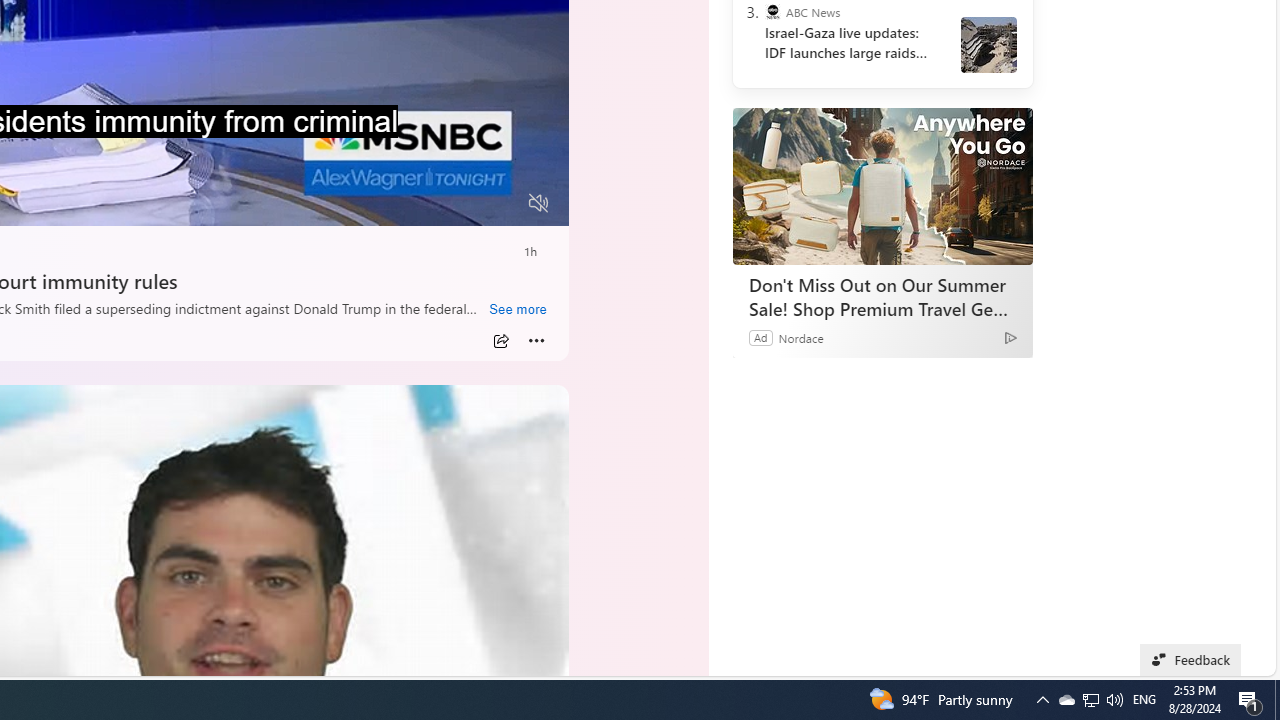 The height and width of the screenshot is (720, 1280). Describe the element at coordinates (1191, 659) in the screenshot. I see `'Feedback'` at that location.